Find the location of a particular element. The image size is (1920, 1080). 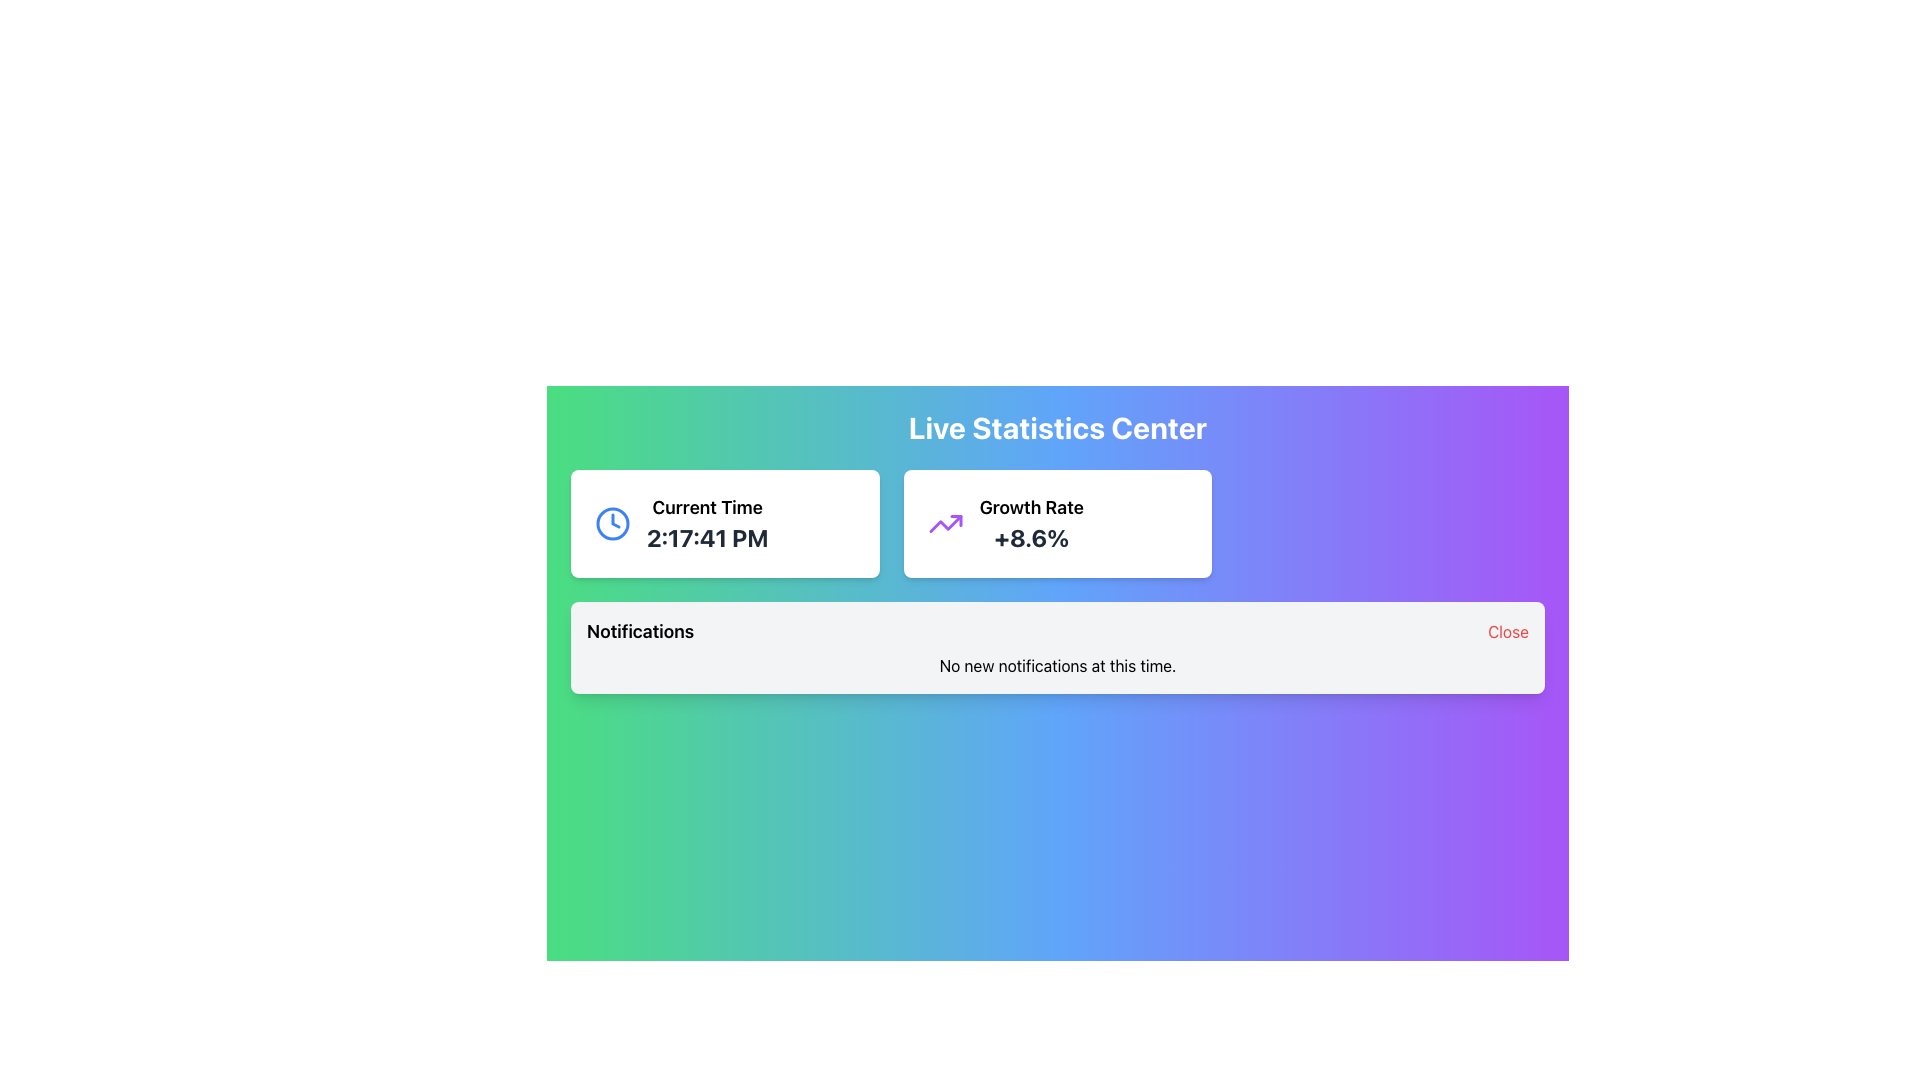

the graphical zig-zag trend line icon with a purple stroke in the growth statistics section is located at coordinates (944, 523).